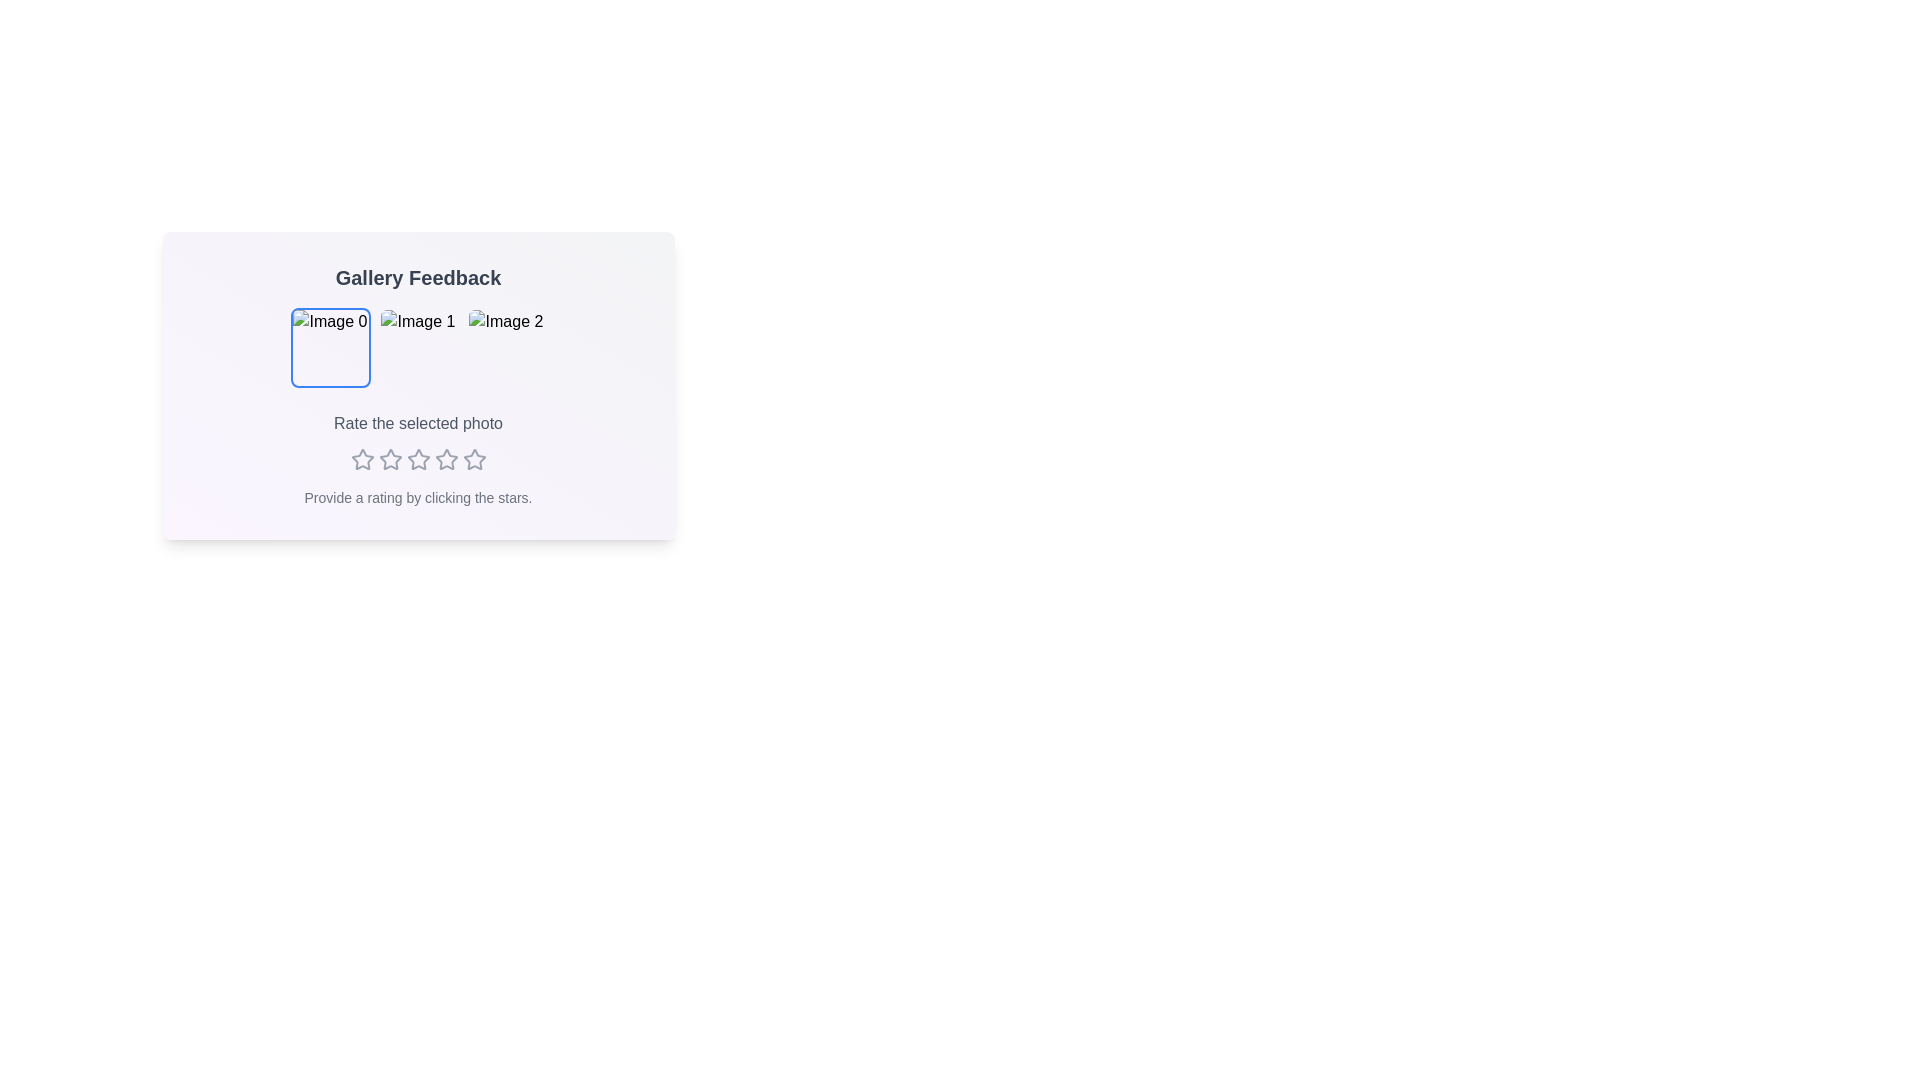 The image size is (1920, 1080). Describe the element at coordinates (417, 459) in the screenshot. I see `the third star in the rating component` at that location.